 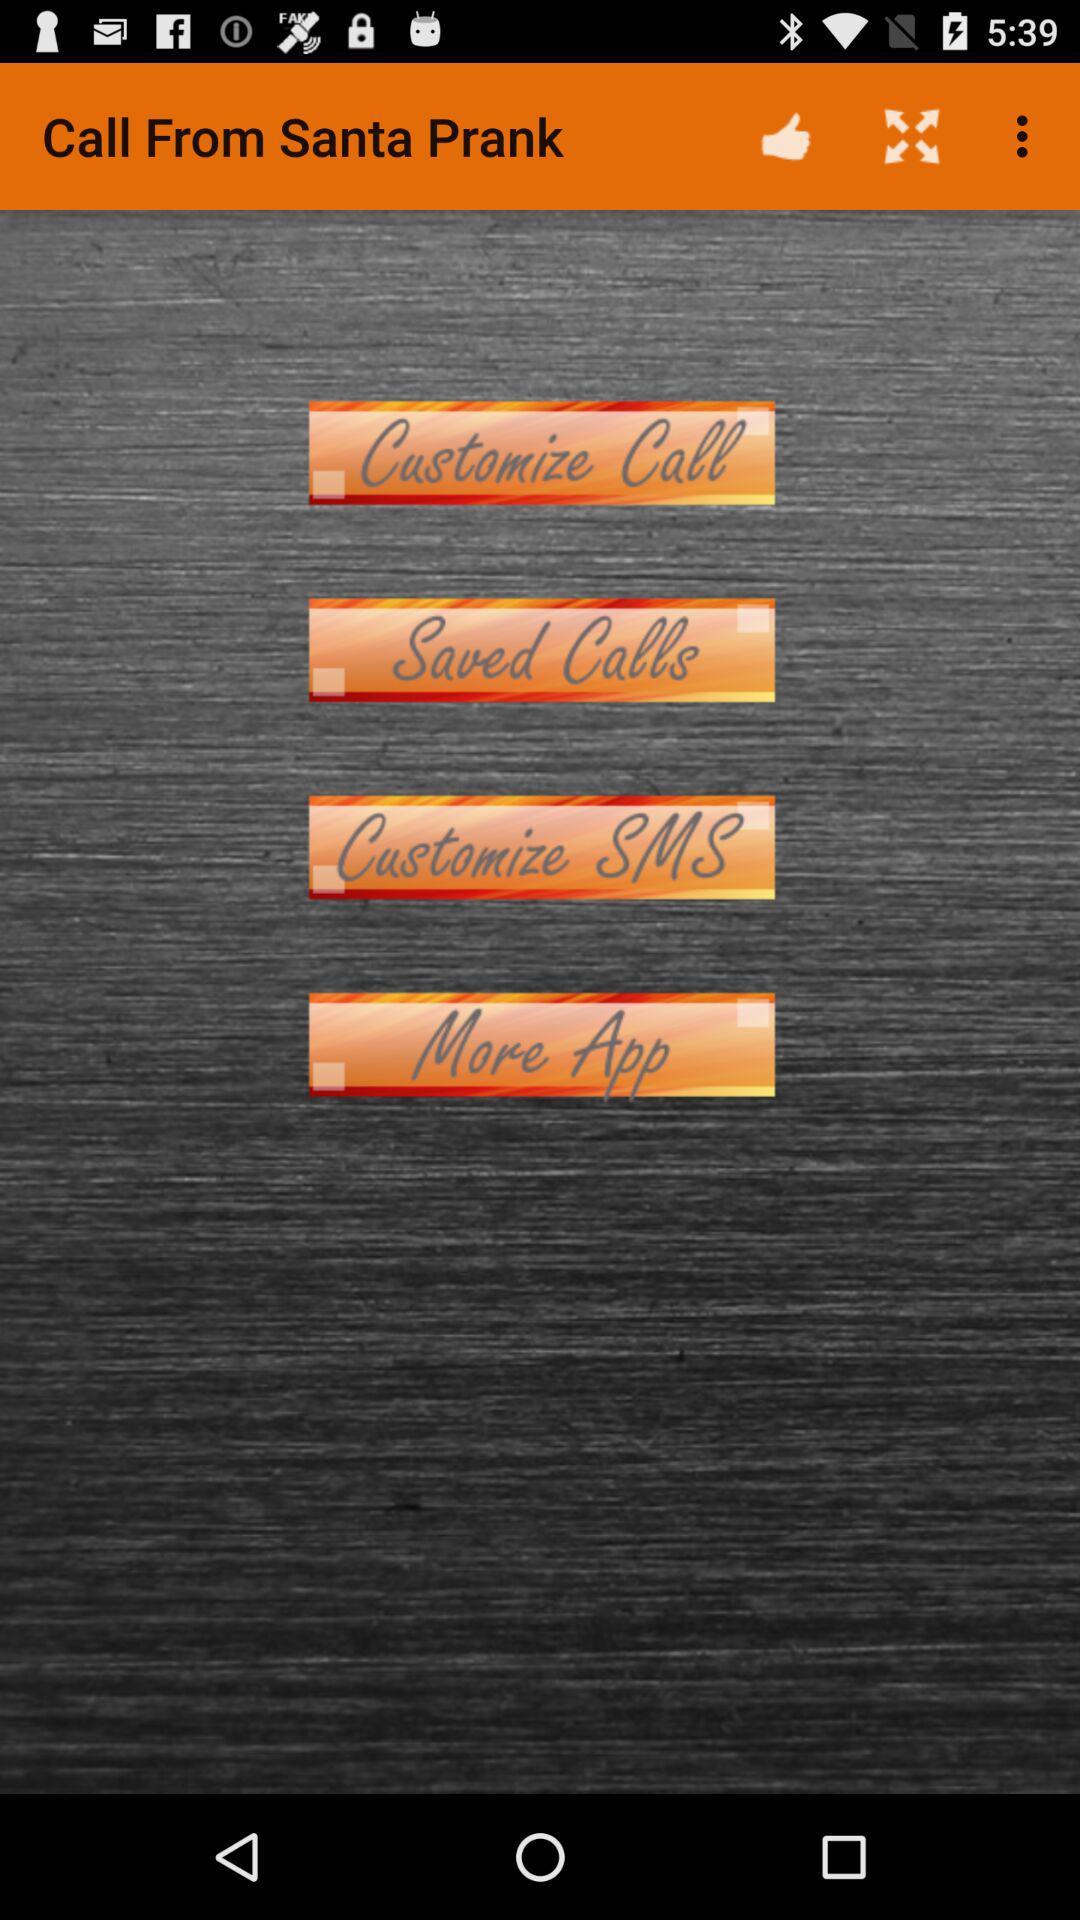 I want to click on icon to the right of call from santa app, so click(x=785, y=135).